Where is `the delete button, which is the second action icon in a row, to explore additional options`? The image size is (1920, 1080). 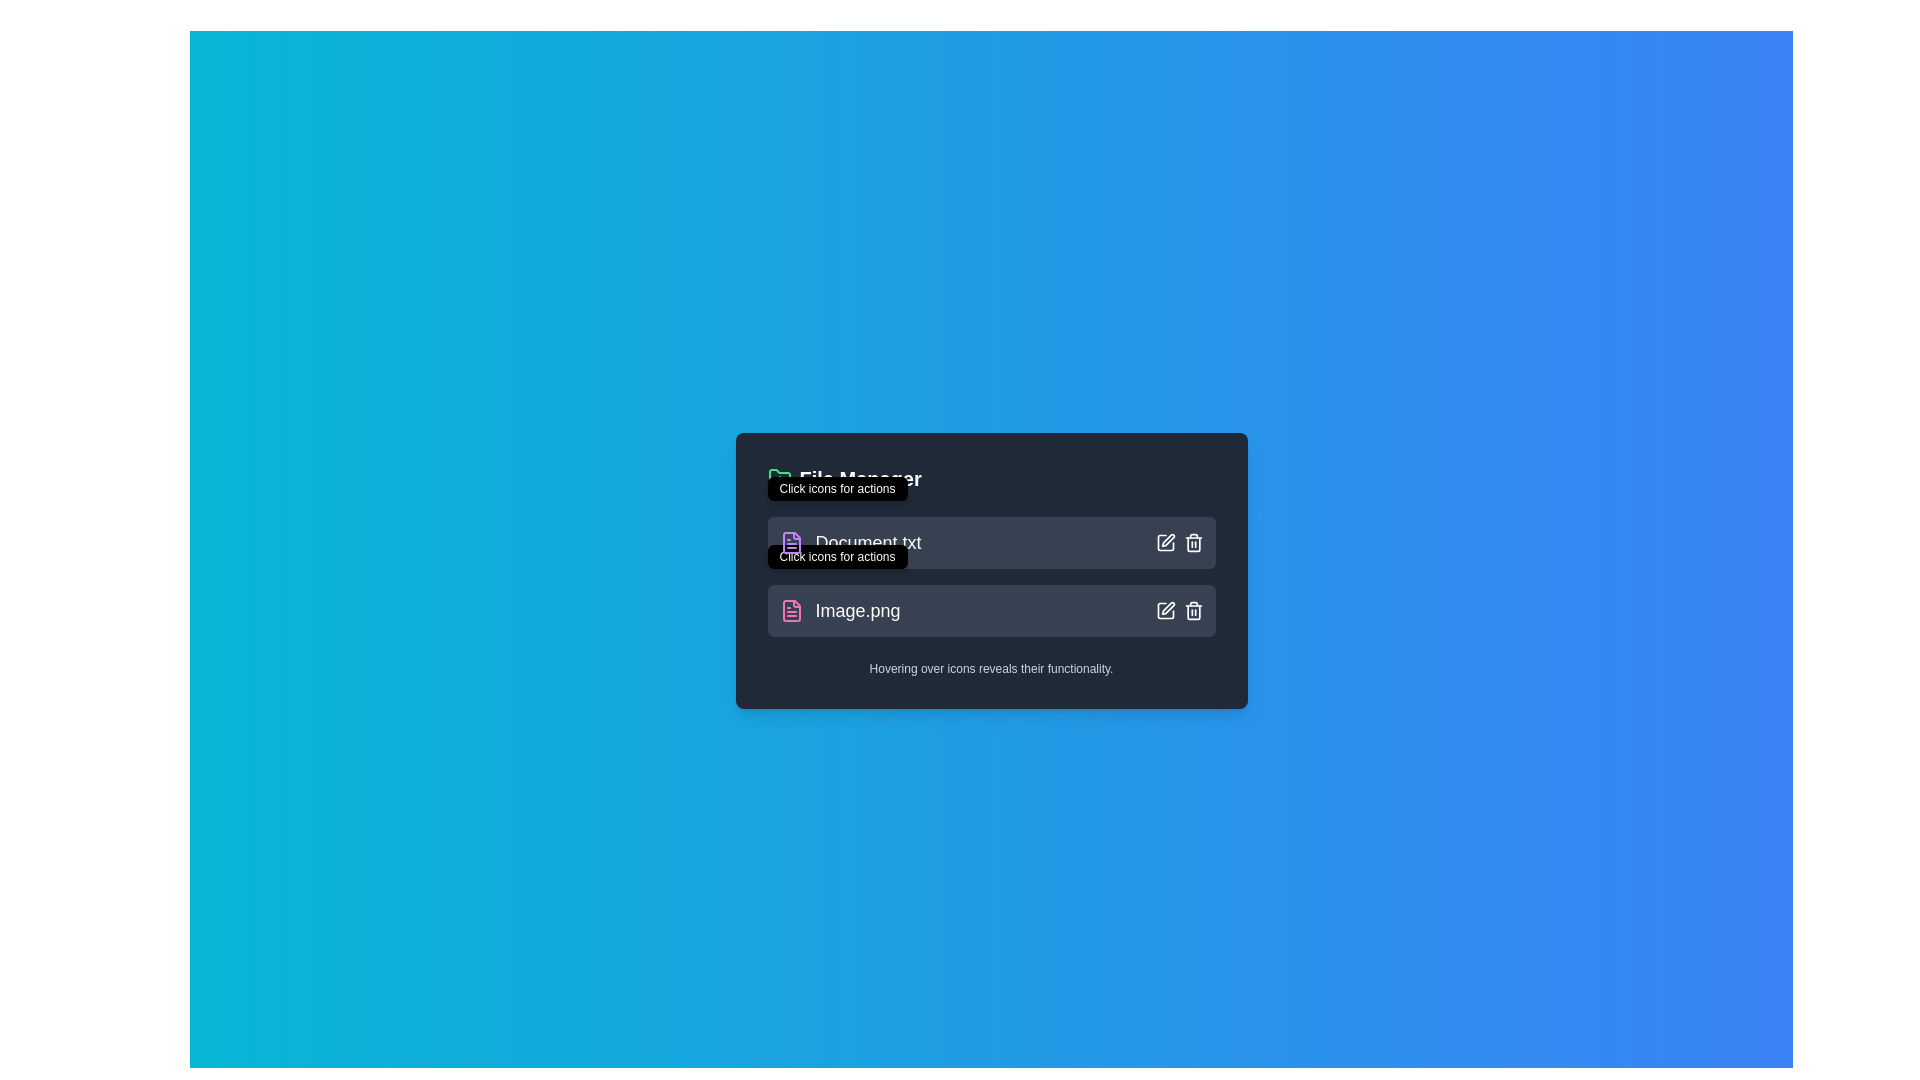
the delete button, which is the second action icon in a row, to explore additional options is located at coordinates (1193, 543).